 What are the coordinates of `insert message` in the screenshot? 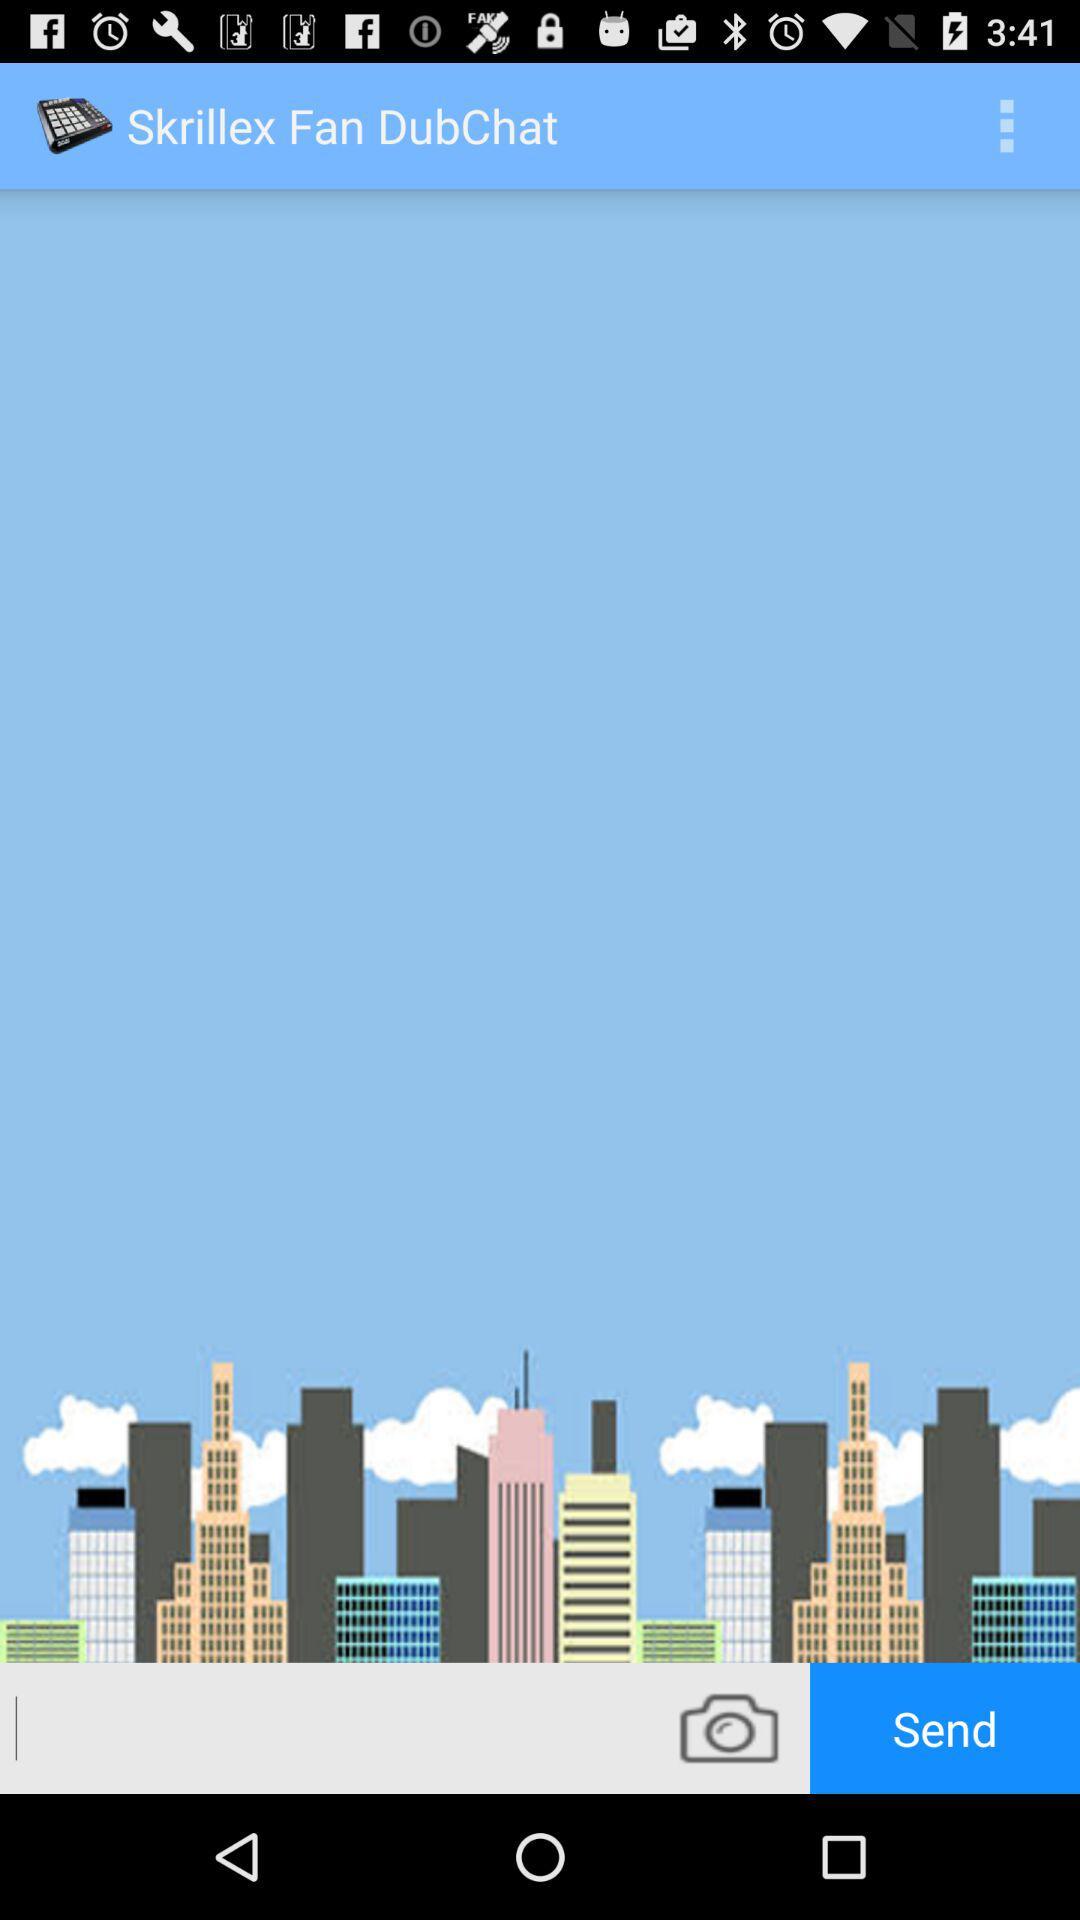 It's located at (323, 1727).